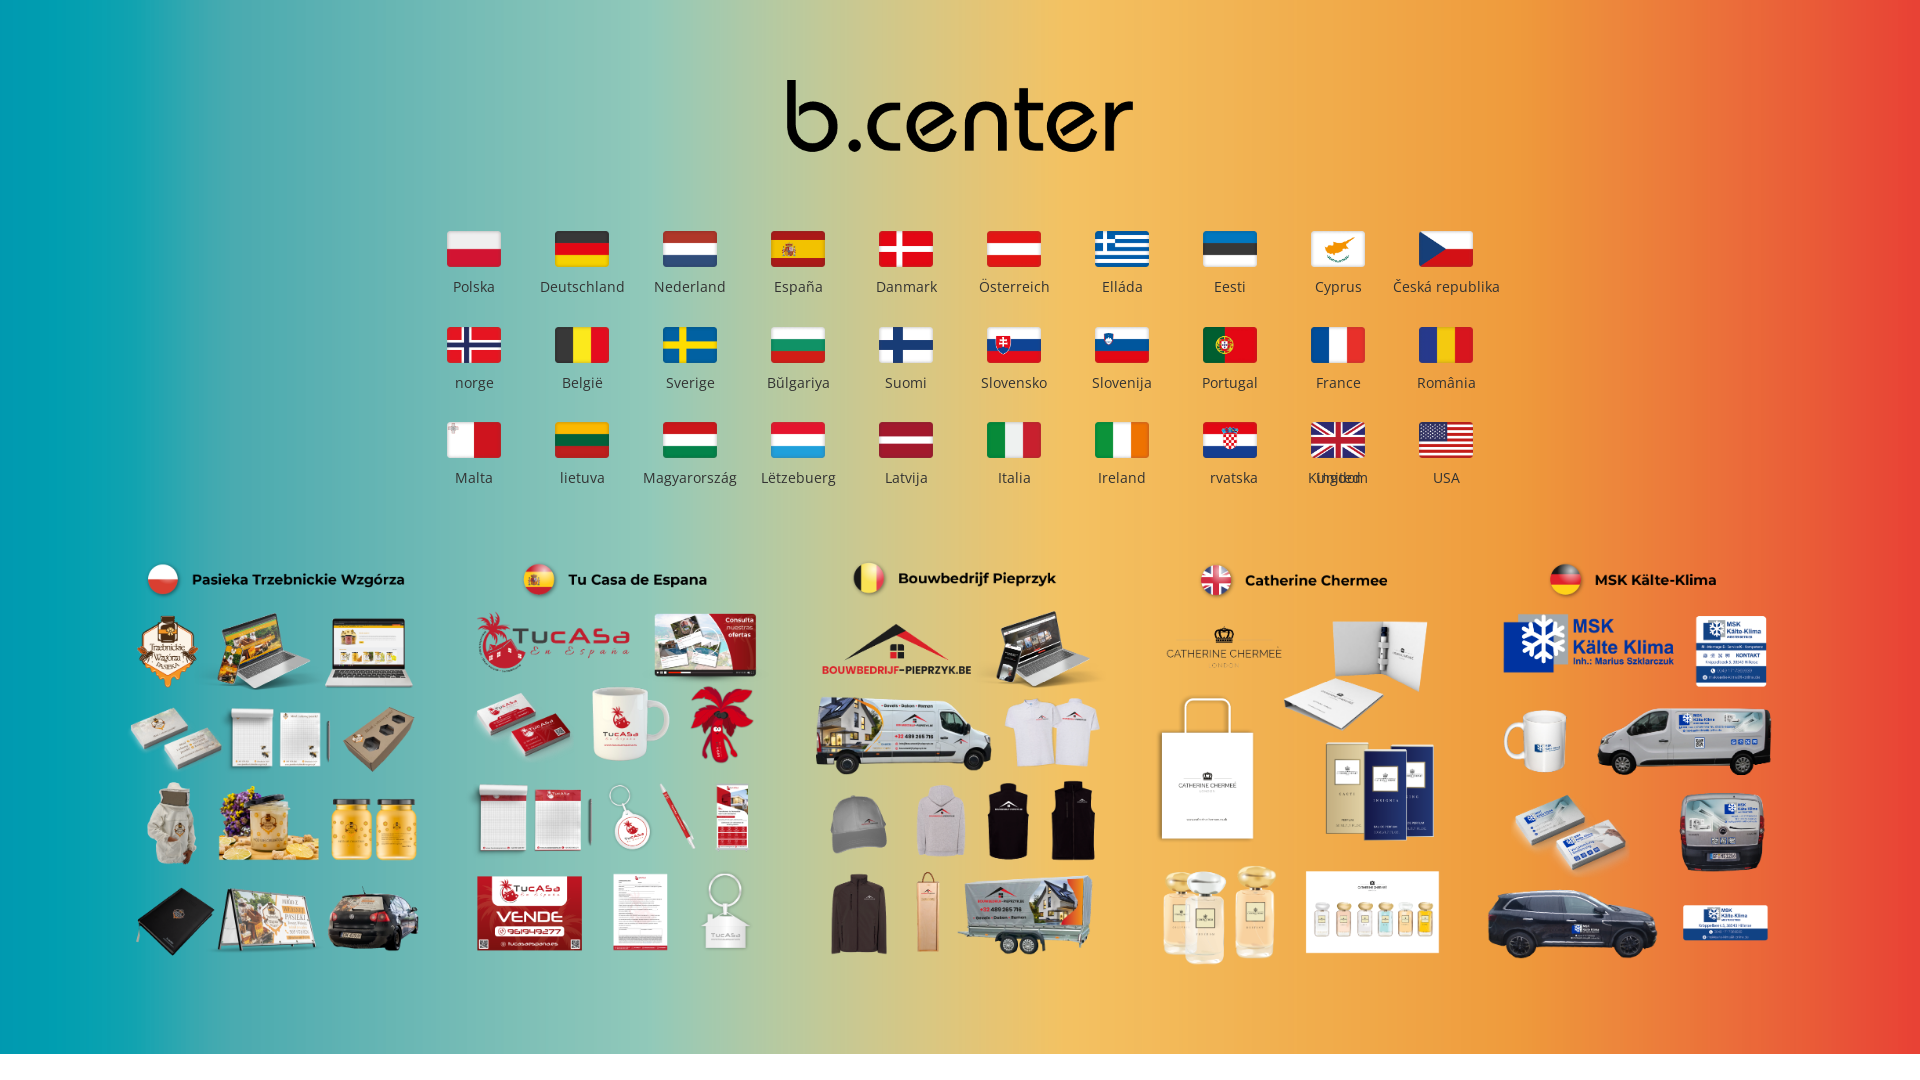  What do you see at coordinates (904, 477) in the screenshot?
I see `'Latvija'` at bounding box center [904, 477].